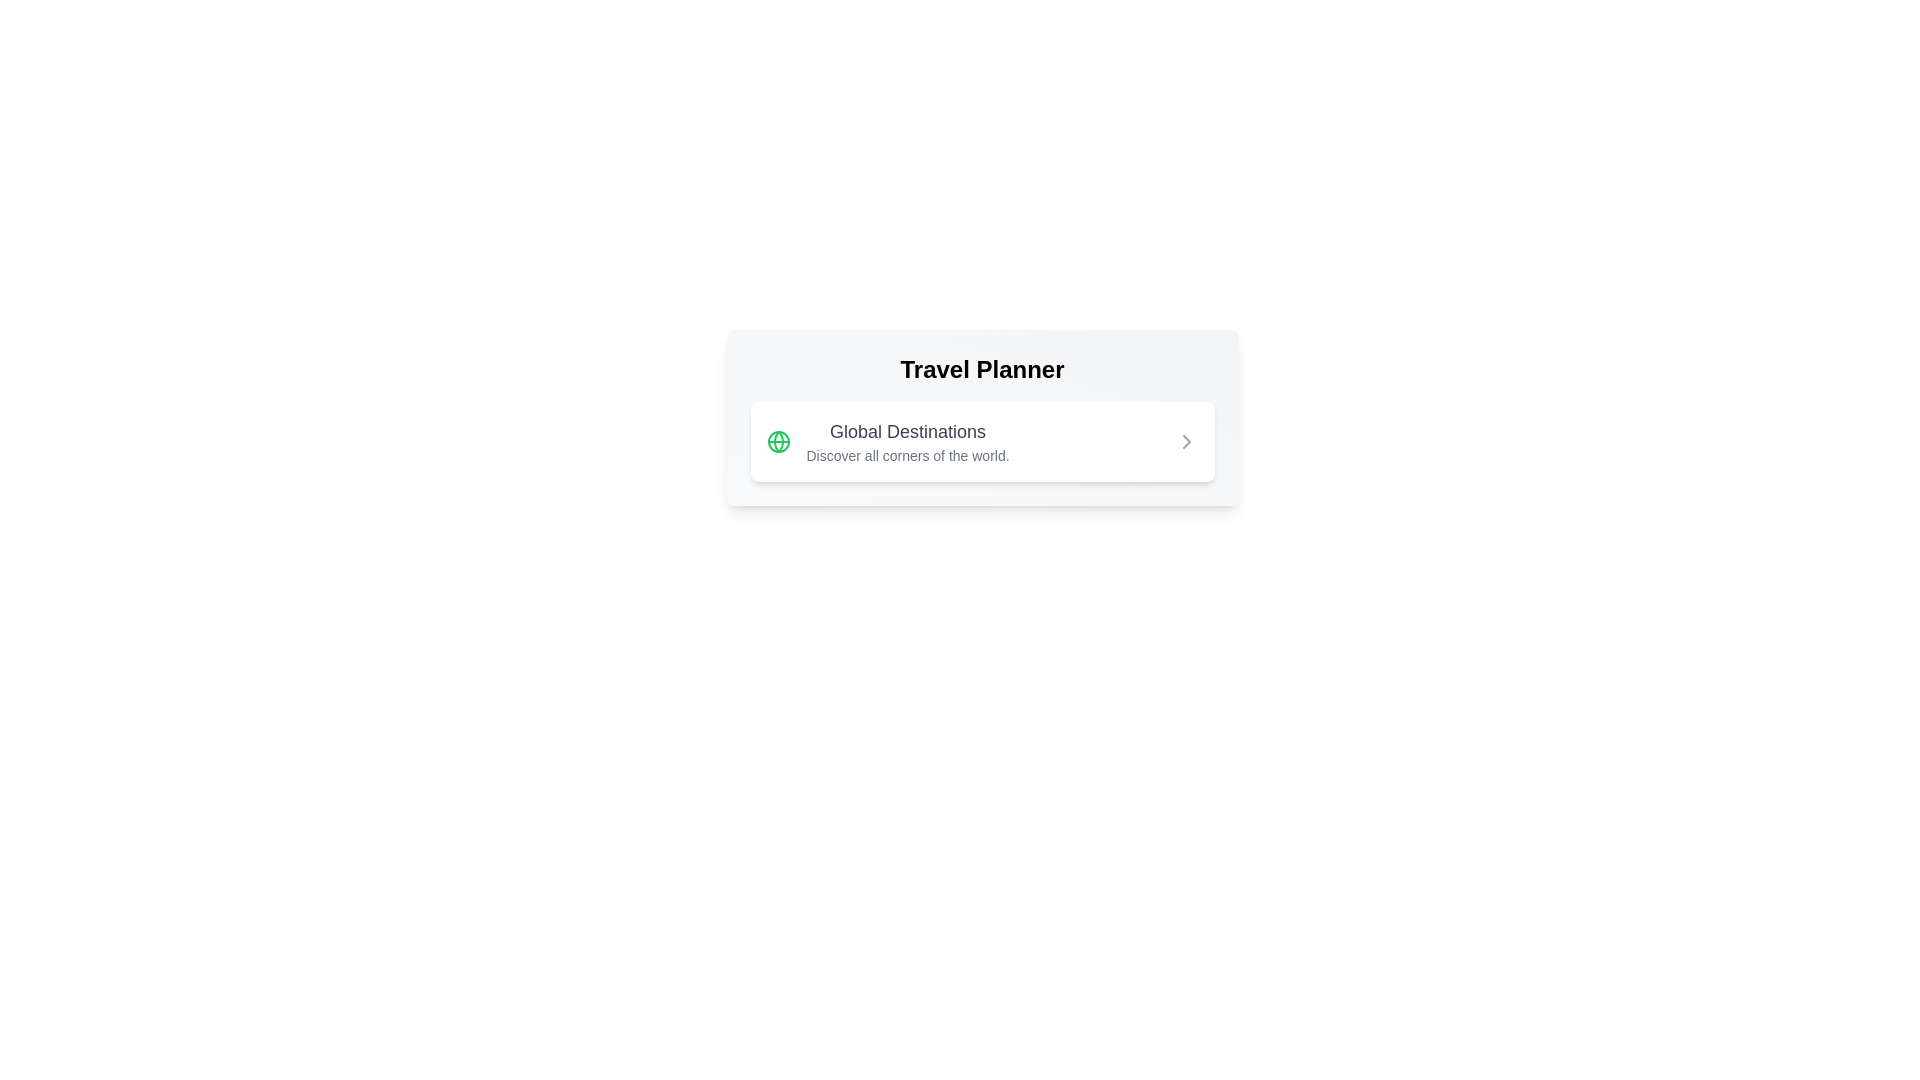 Image resolution: width=1920 pixels, height=1080 pixels. I want to click on the icon located at the far right of the white rectangular card containing 'Global Destinations' for navigation, so click(1186, 441).